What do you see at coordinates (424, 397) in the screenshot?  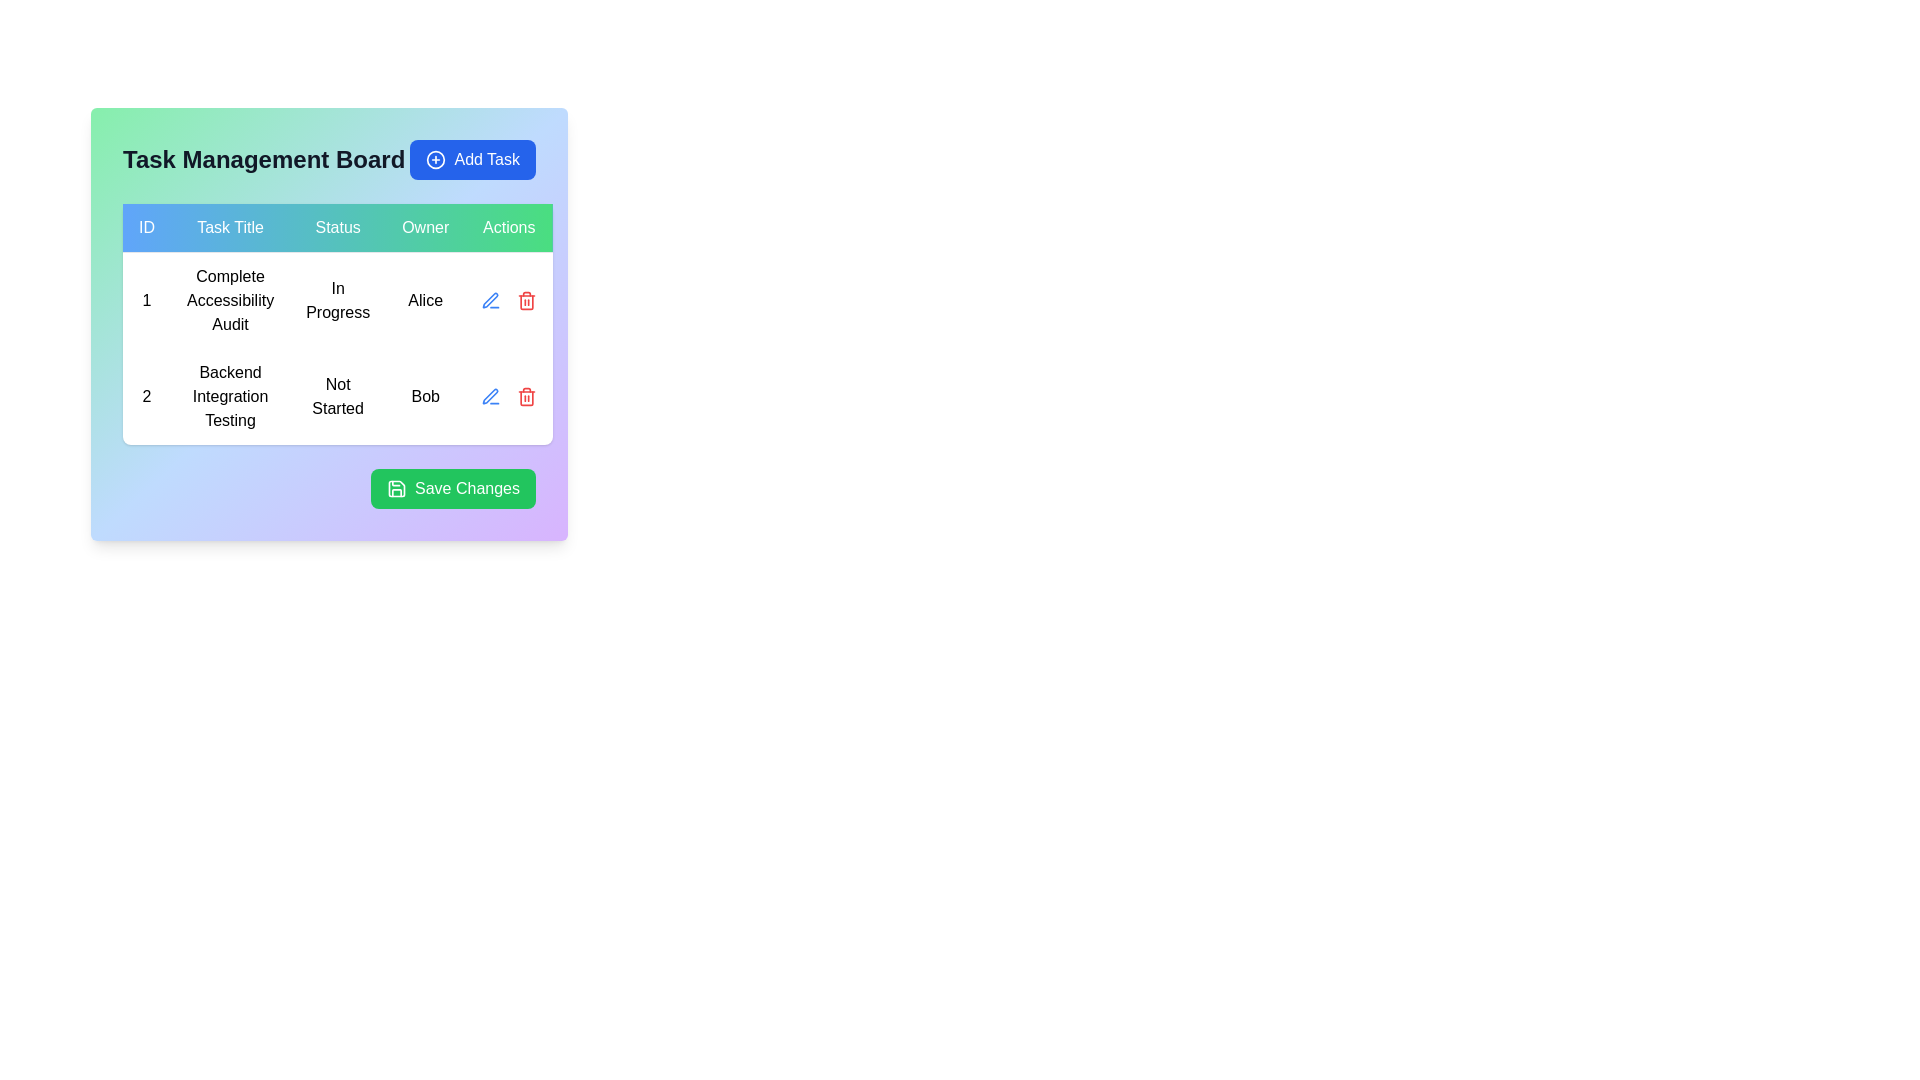 I see `the text label representing the owner of the task in the fourth column of the second row for the 'Backend Integration Testing' task` at bounding box center [424, 397].